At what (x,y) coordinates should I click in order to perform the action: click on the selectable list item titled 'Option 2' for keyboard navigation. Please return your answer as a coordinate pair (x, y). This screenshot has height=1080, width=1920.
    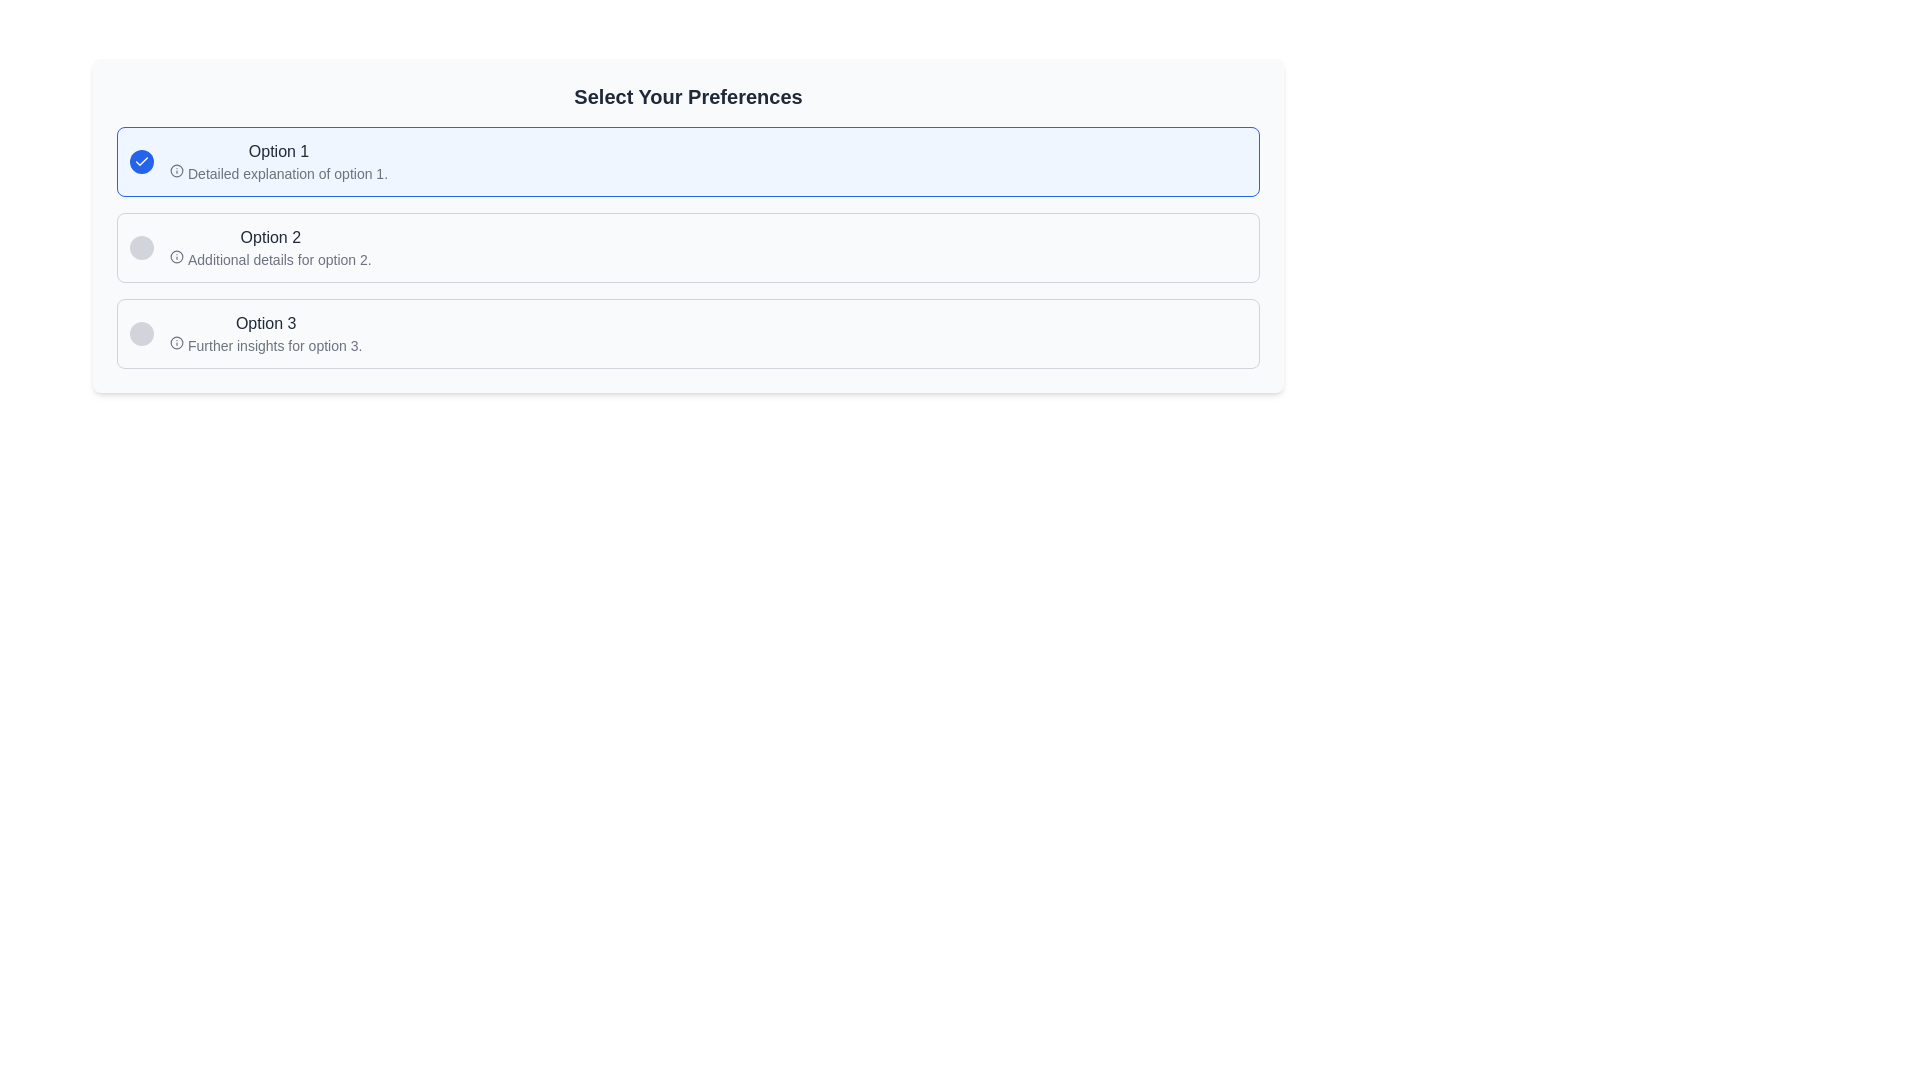
    Looking at the image, I should click on (269, 246).